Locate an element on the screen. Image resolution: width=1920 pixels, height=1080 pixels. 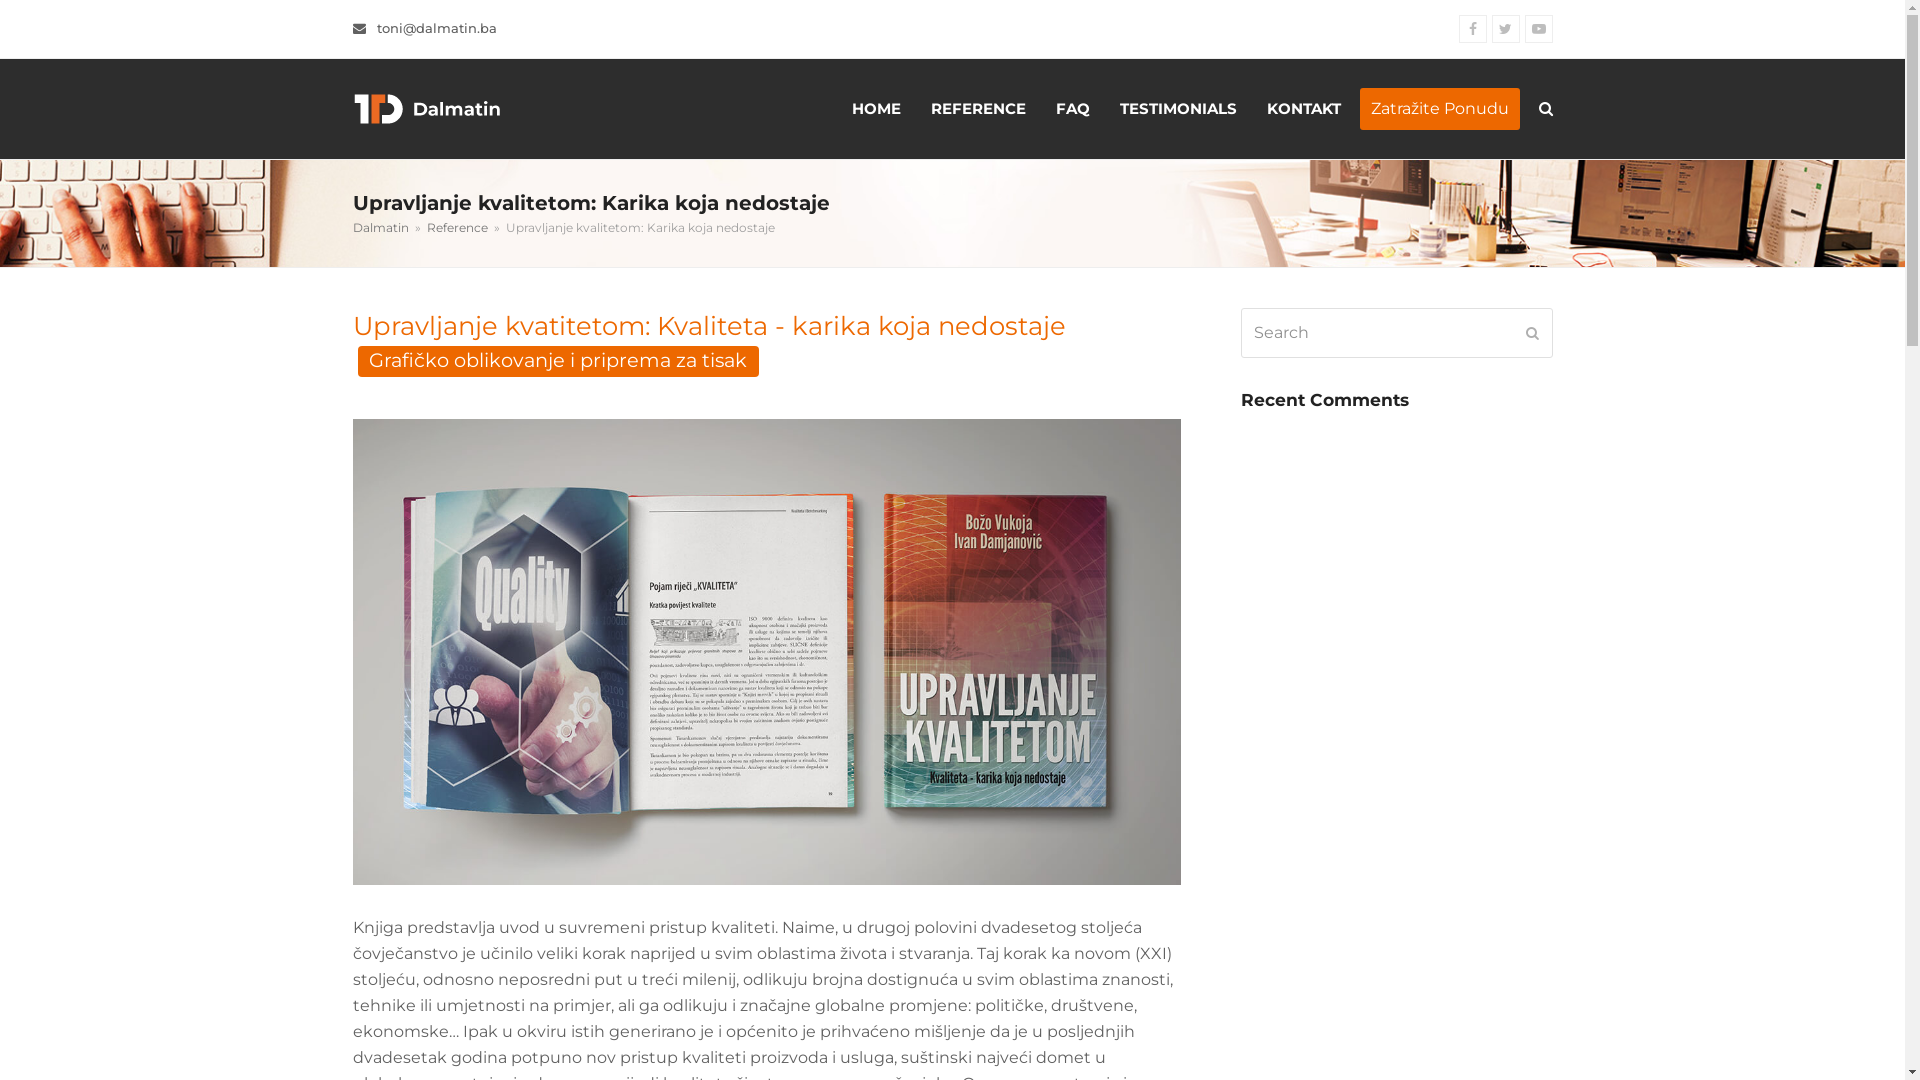
'TESTIMONIALS' is located at coordinates (1177, 108).